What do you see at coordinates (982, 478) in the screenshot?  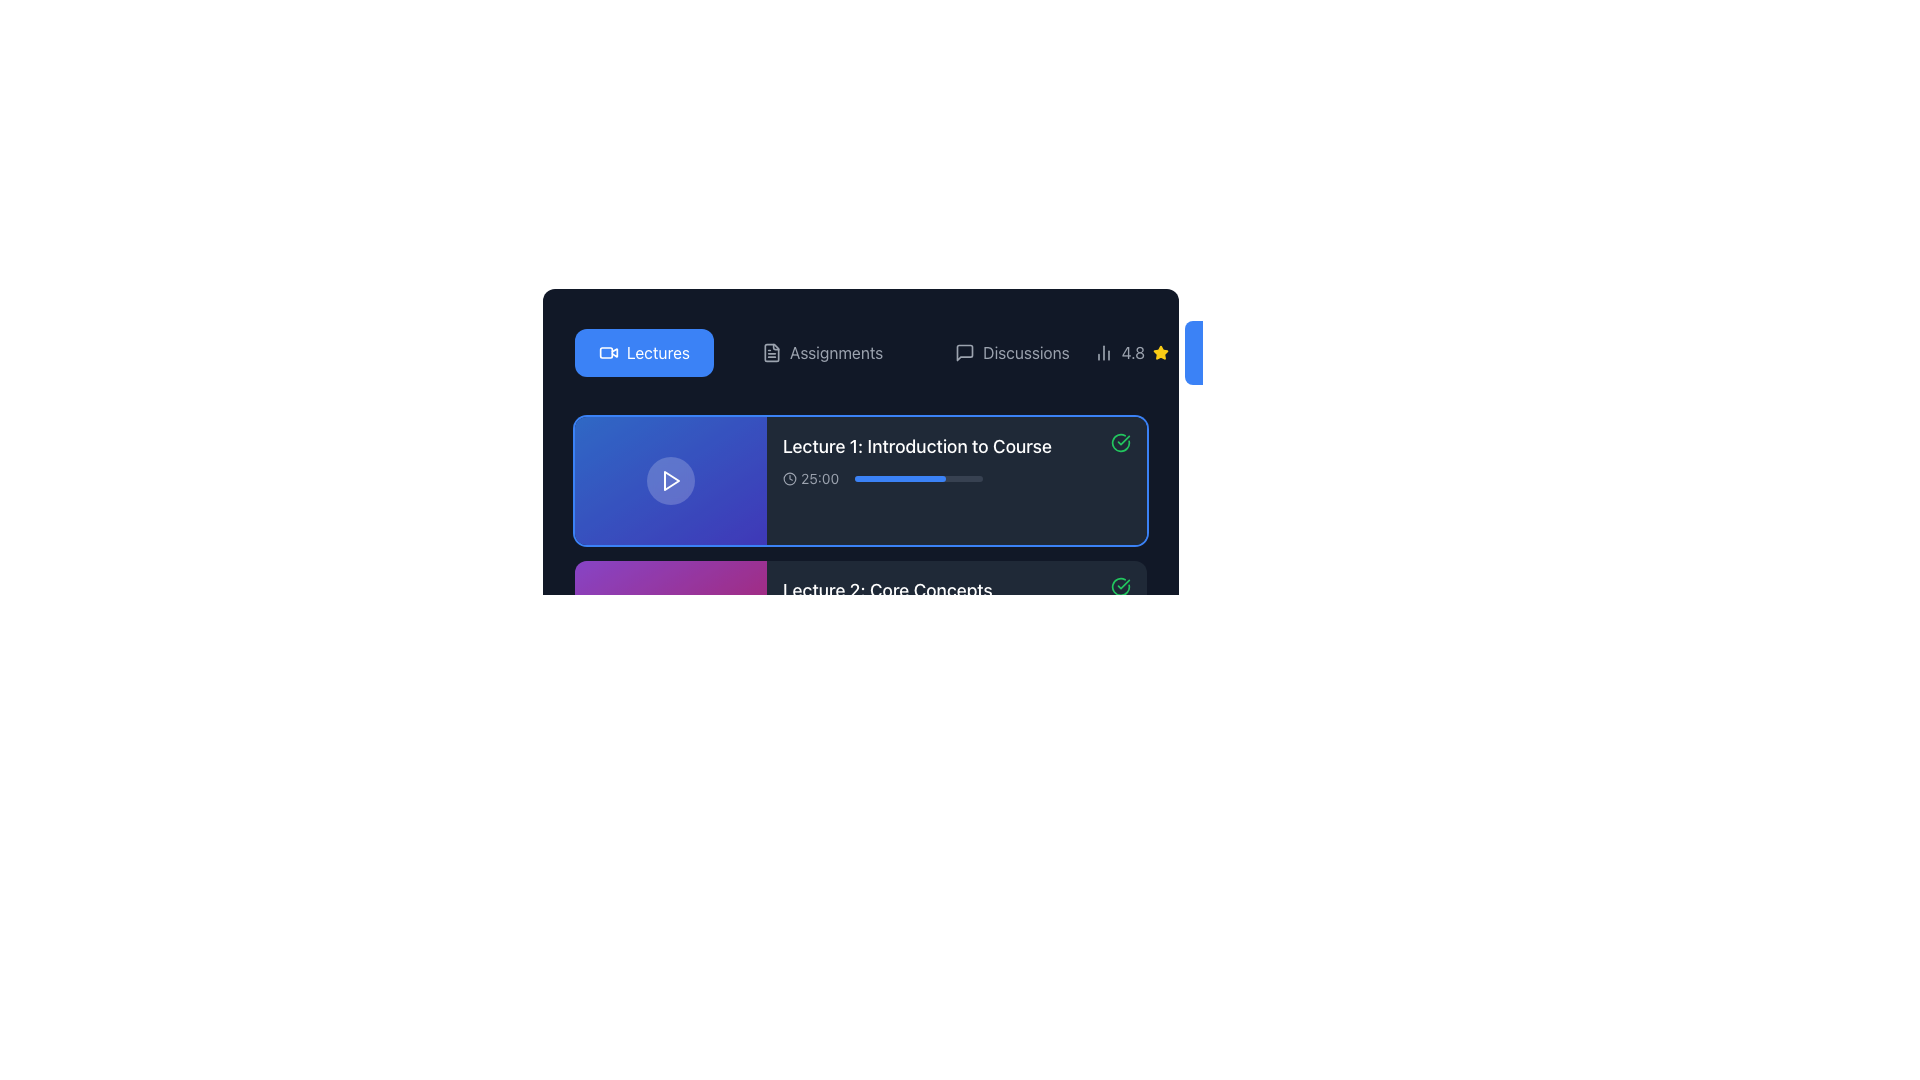 I see `the slider` at bounding box center [982, 478].